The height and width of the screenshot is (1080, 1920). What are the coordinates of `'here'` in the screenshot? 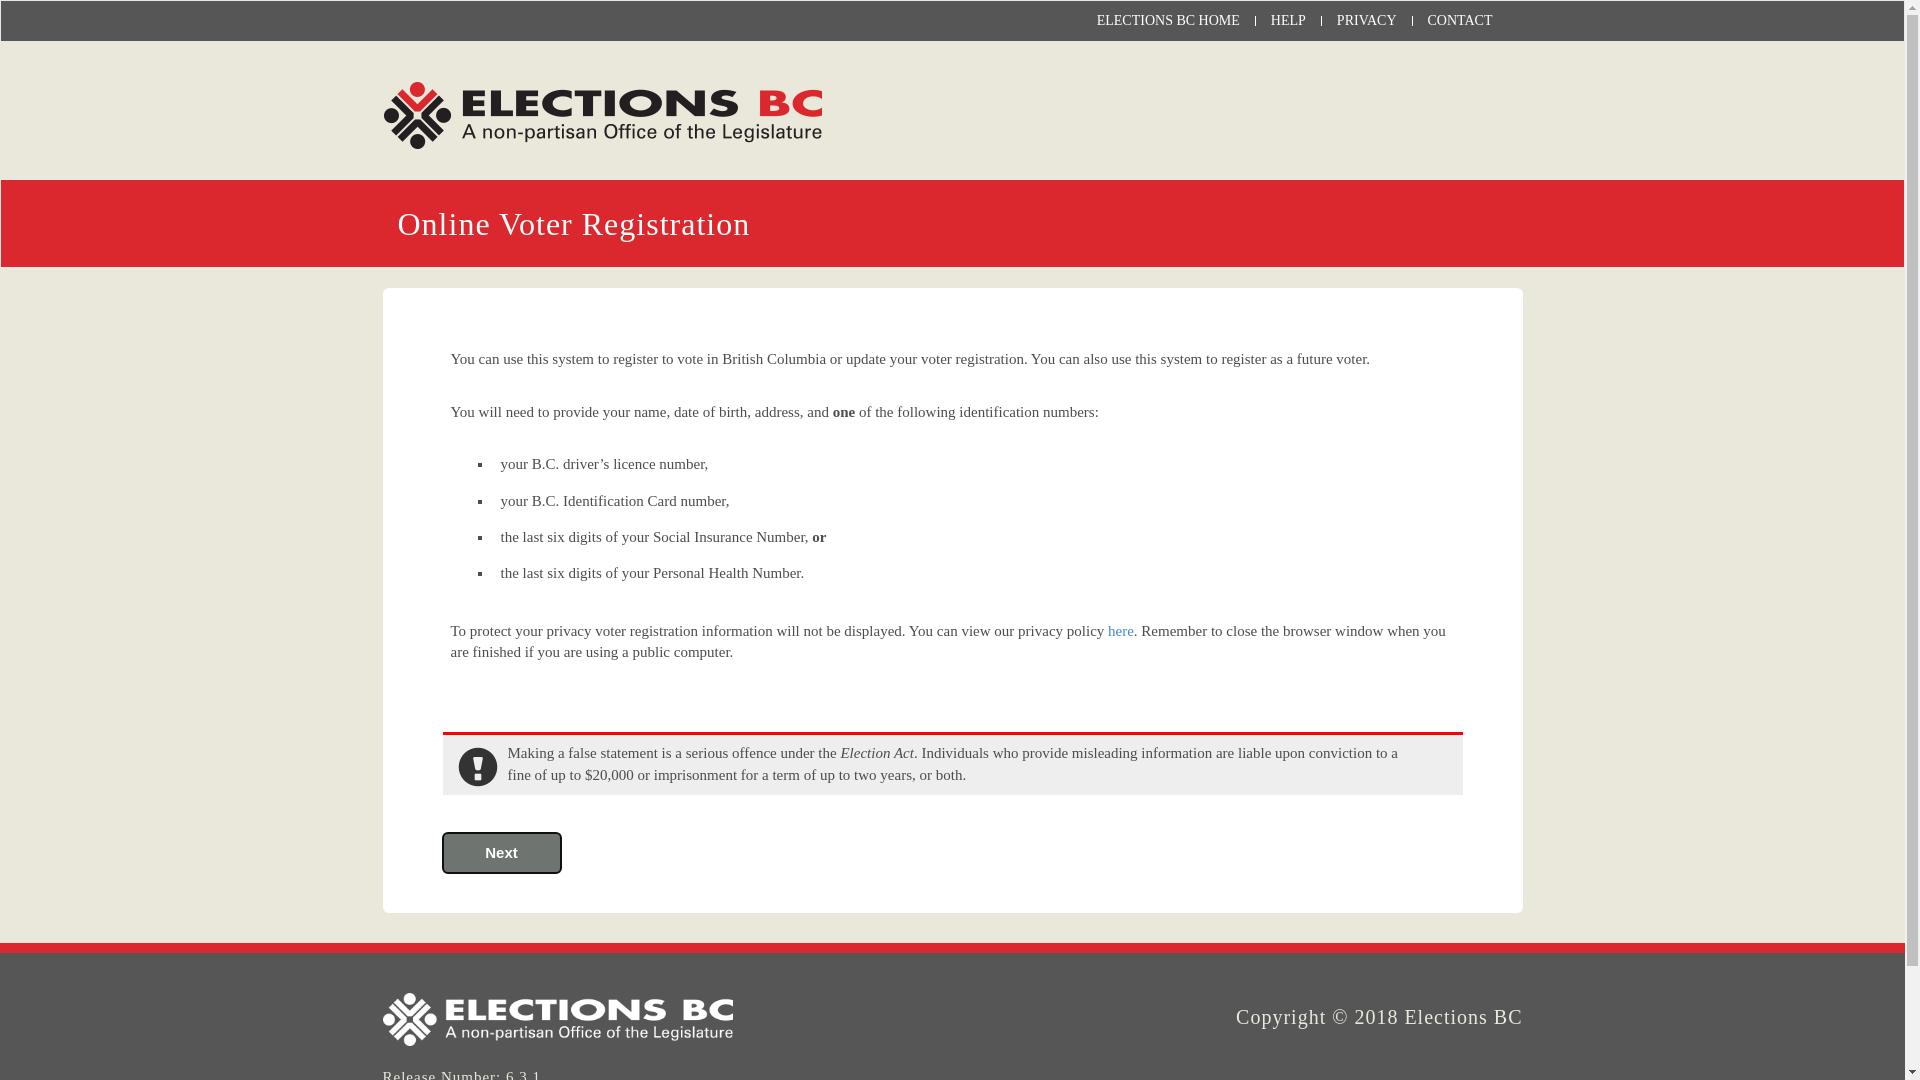 It's located at (1121, 631).